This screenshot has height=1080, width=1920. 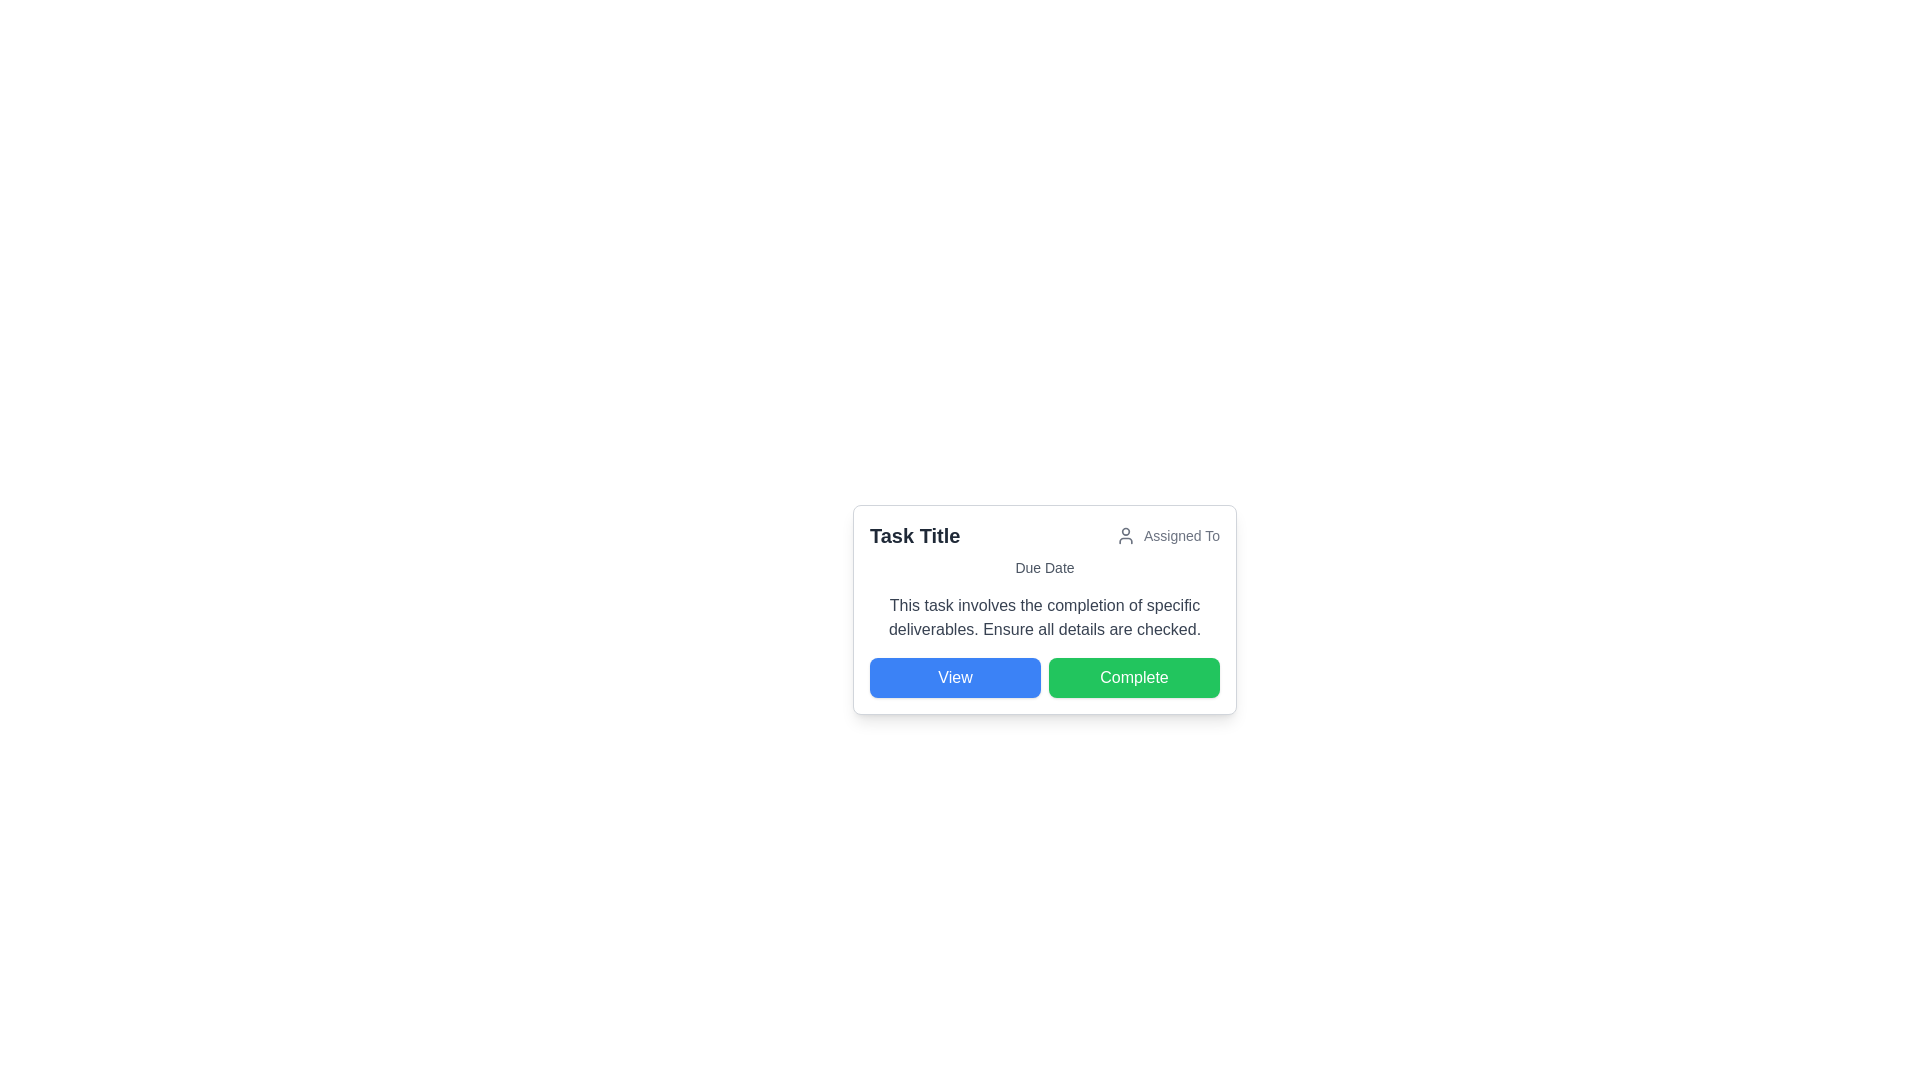 What do you see at coordinates (1134, 677) in the screenshot?
I see `the right-hand button in the grid layout` at bounding box center [1134, 677].